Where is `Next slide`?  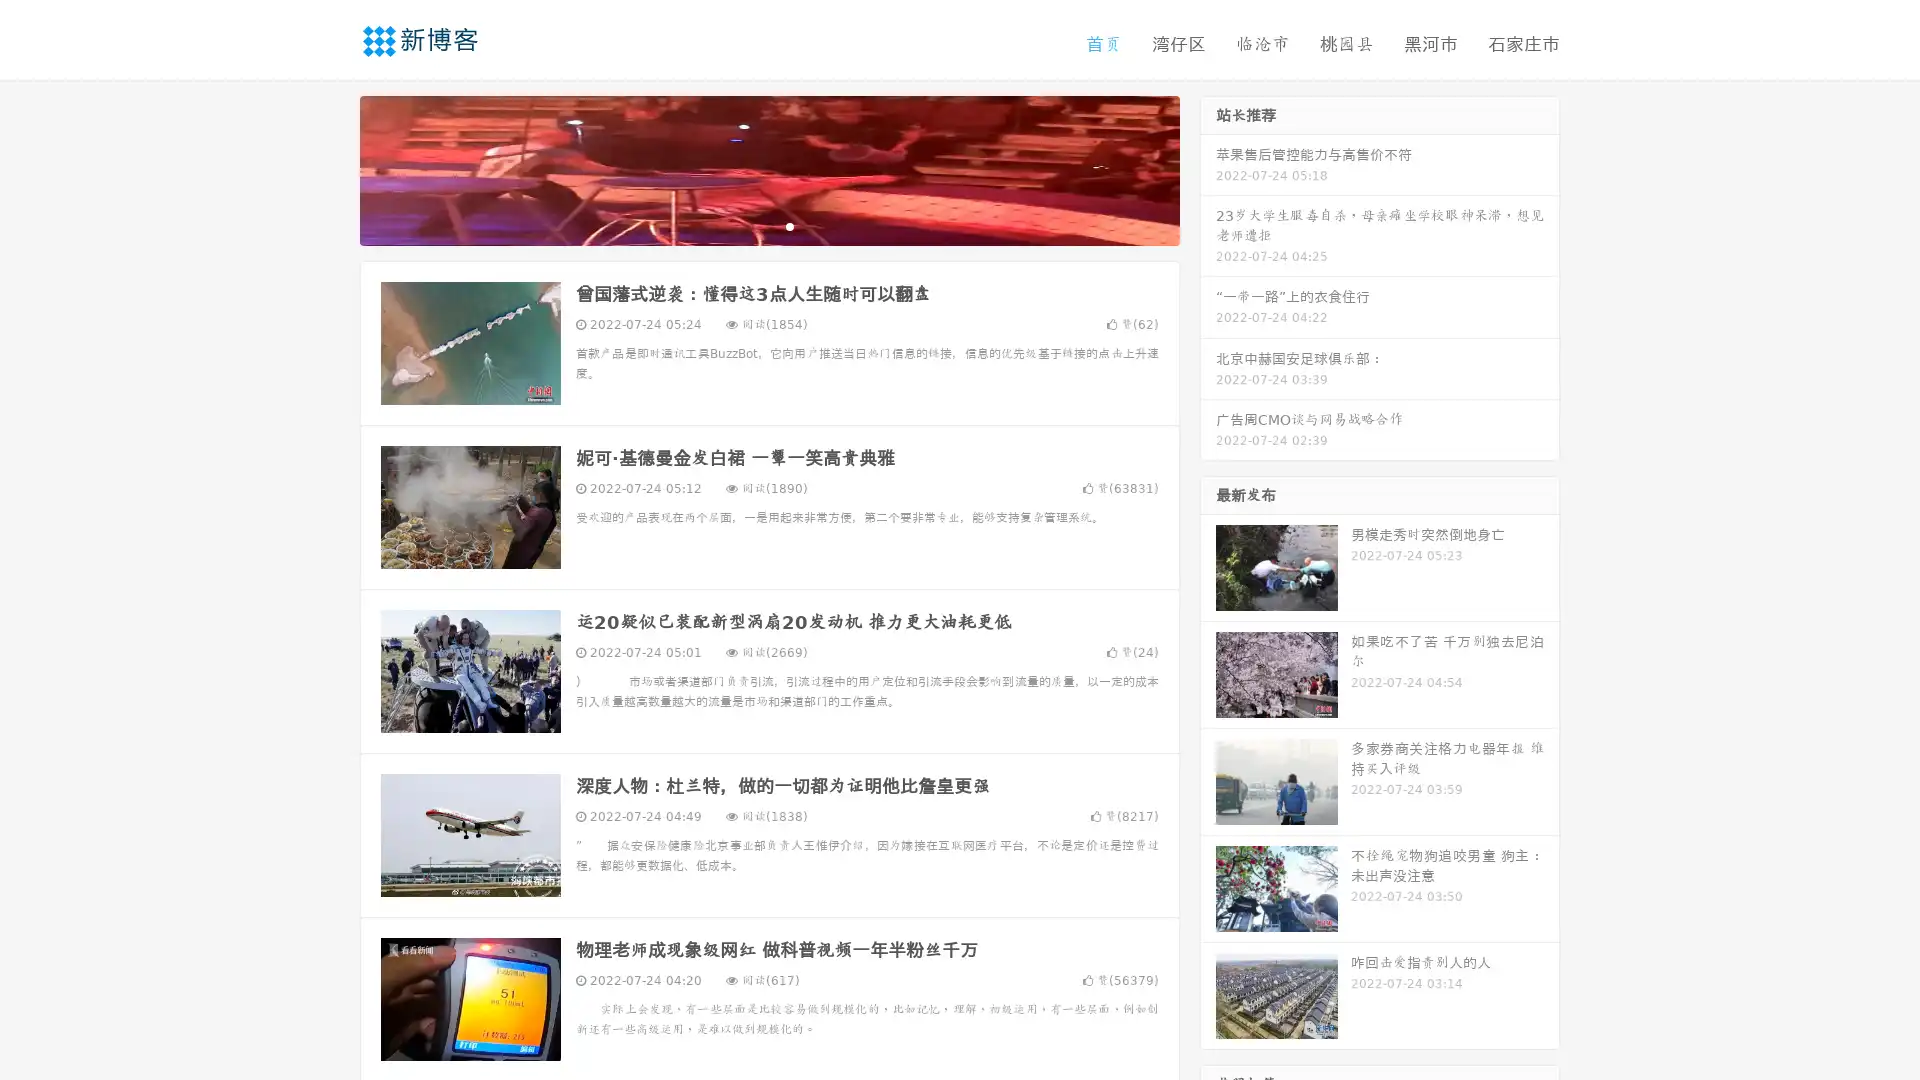 Next slide is located at coordinates (1208, 168).